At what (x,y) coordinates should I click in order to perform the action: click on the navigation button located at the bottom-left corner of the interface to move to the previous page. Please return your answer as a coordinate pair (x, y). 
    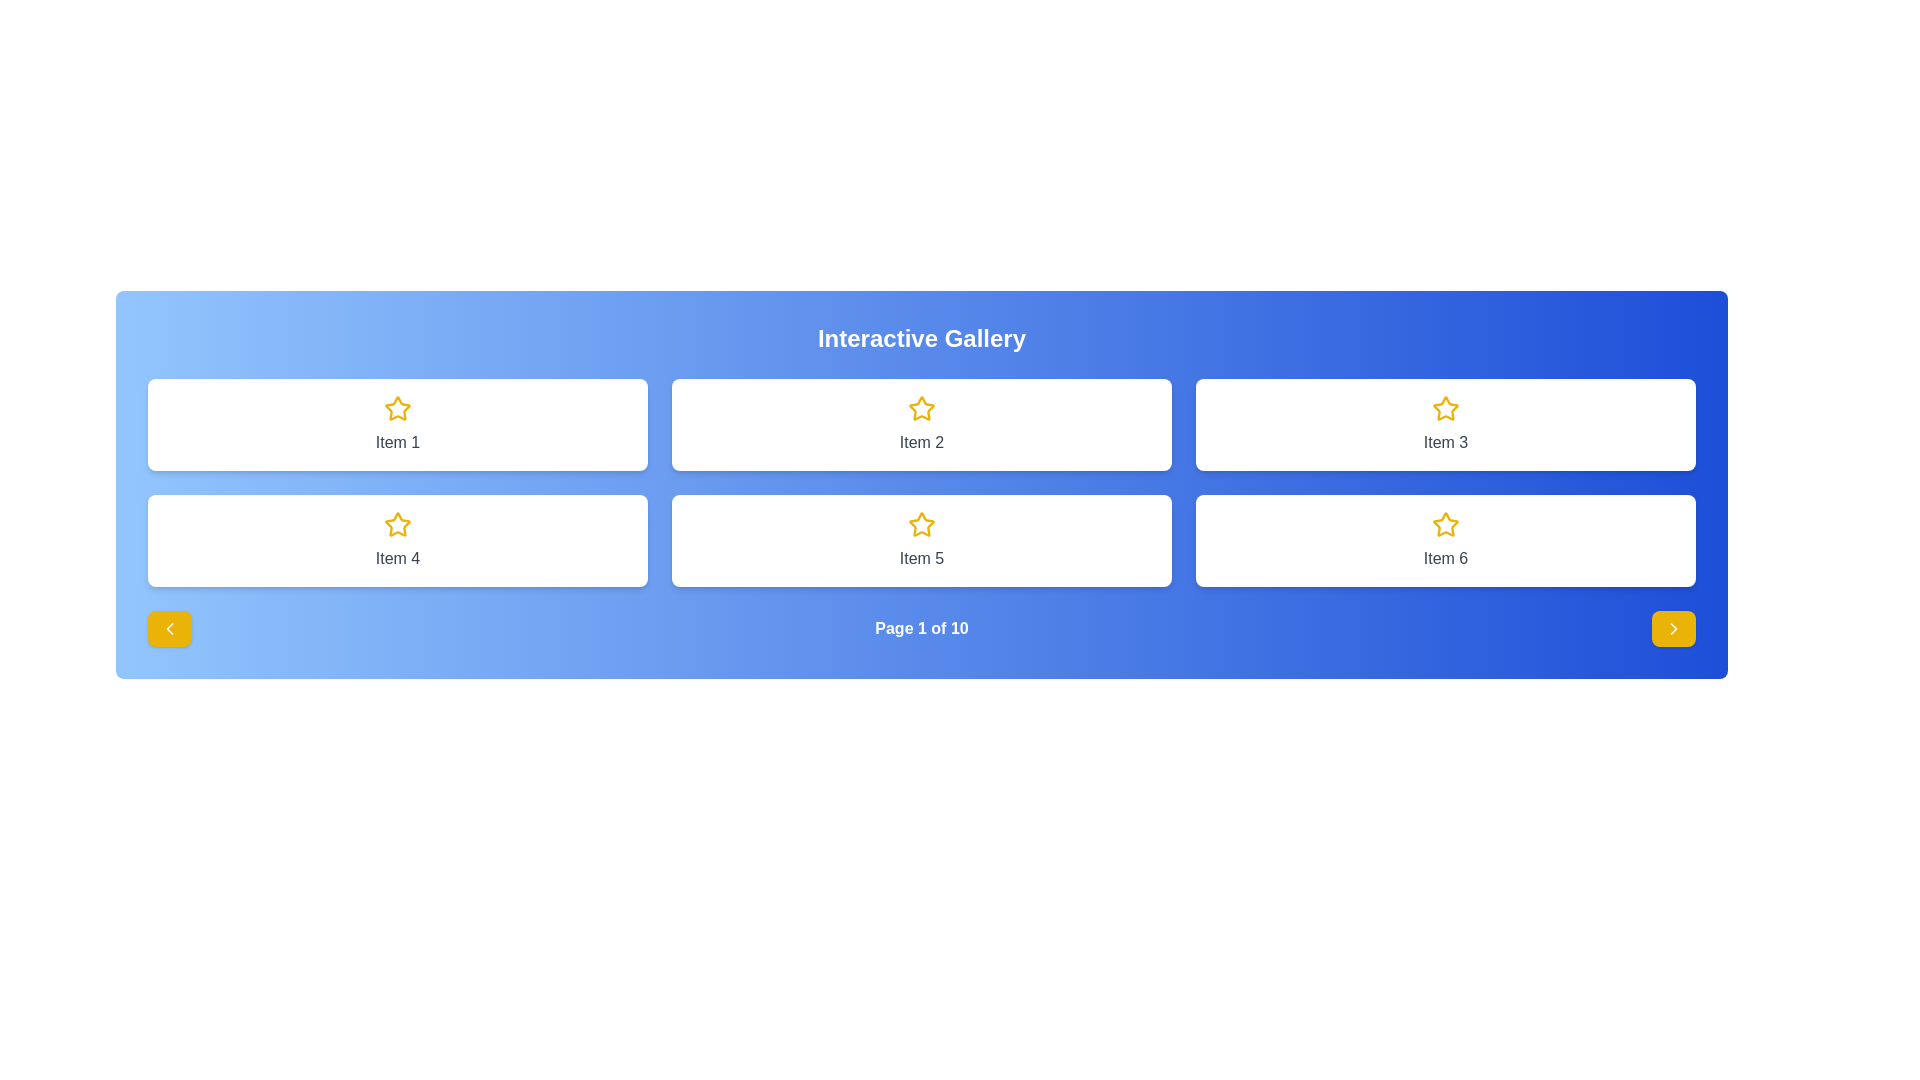
    Looking at the image, I should click on (169, 627).